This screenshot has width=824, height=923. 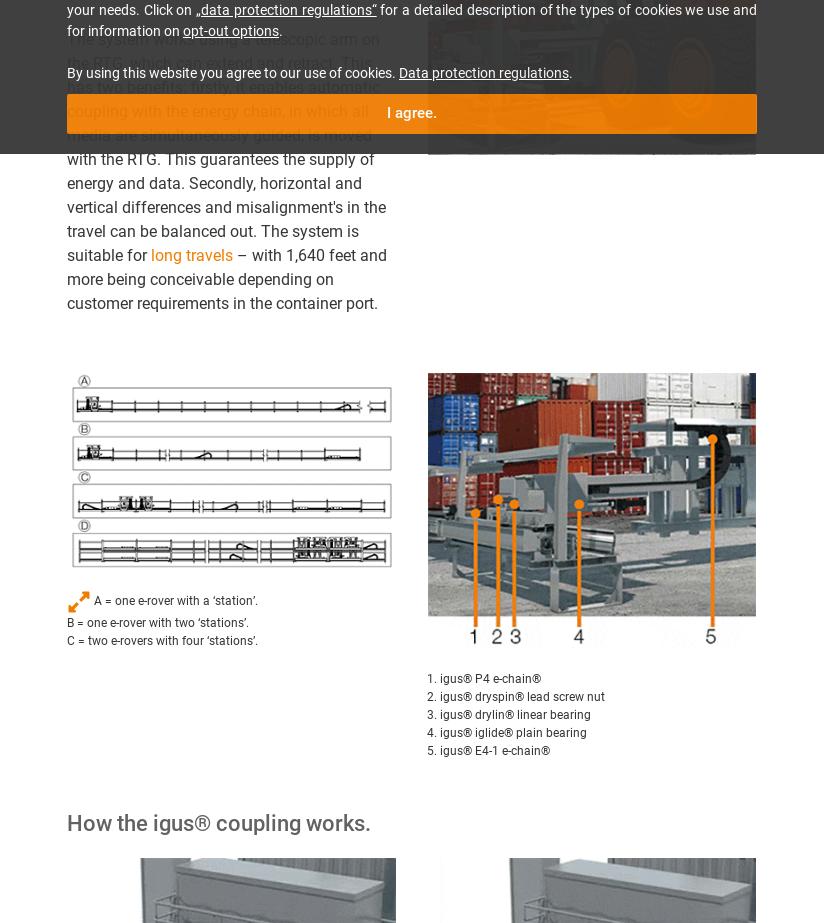 What do you see at coordinates (66, 146) in the screenshot?
I see `'The system works using a telescopic arm on the RTG, which can extend and retract. This has two benefits: firstly, it enables automatic coupling with the energy chain, in which all media are simultaneously guided, is moved with the RTG. This guarantees the supply of energy and data. Secondly, horizontal and vertical differences and misalignment's in the travel can be balanced out. The system is suitable for'` at bounding box center [66, 146].